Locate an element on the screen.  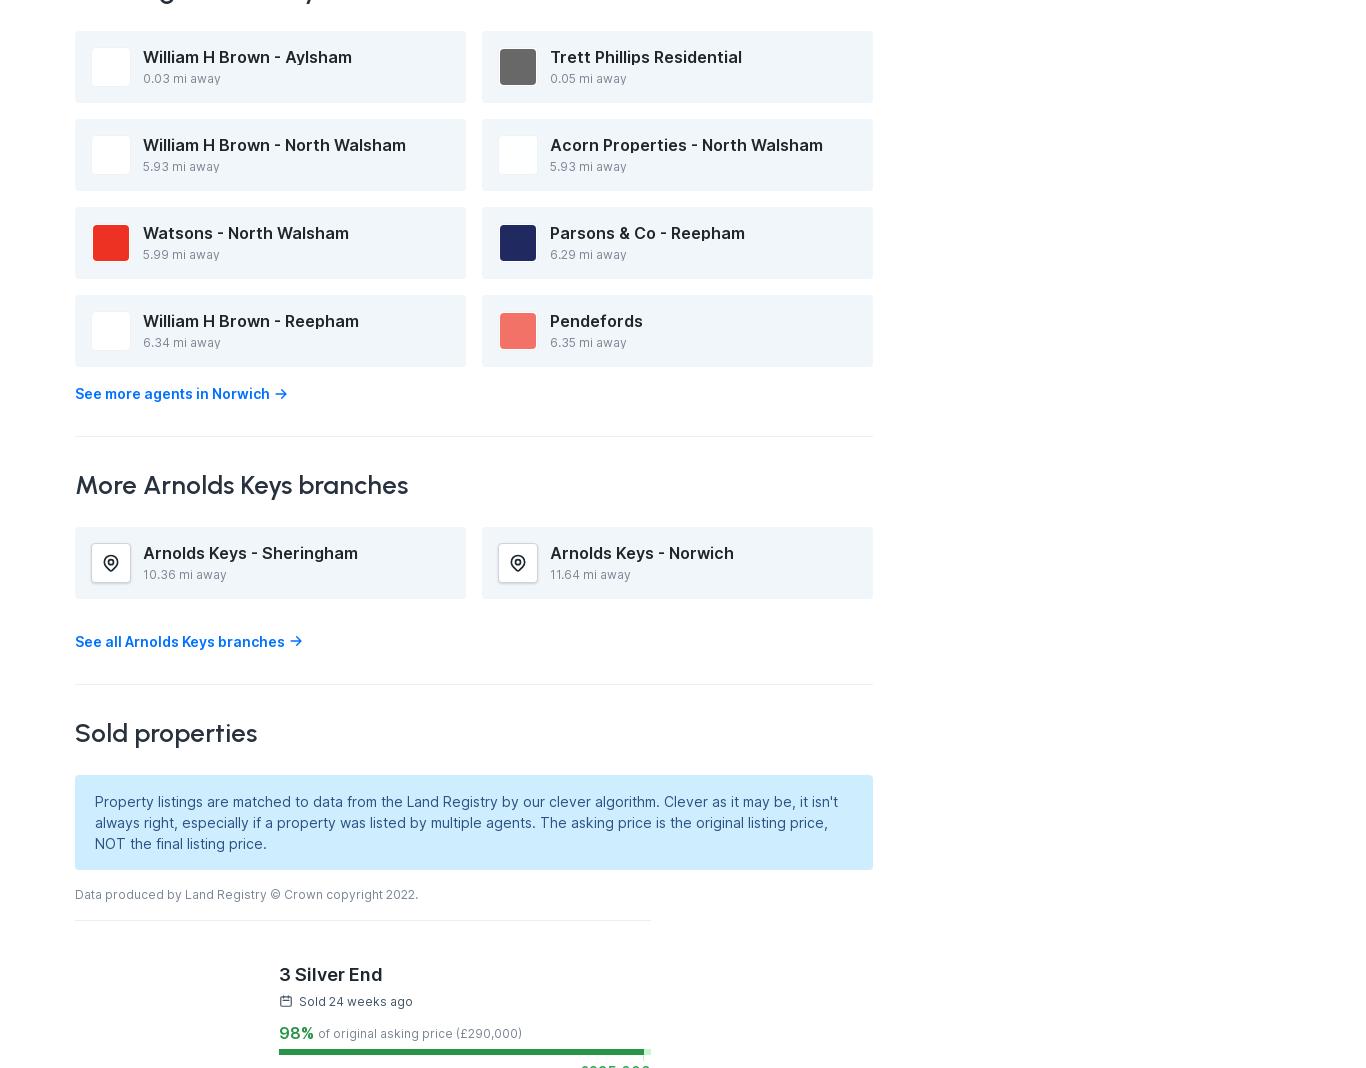
'of original asking price (£' is located at coordinates (391, 1032).